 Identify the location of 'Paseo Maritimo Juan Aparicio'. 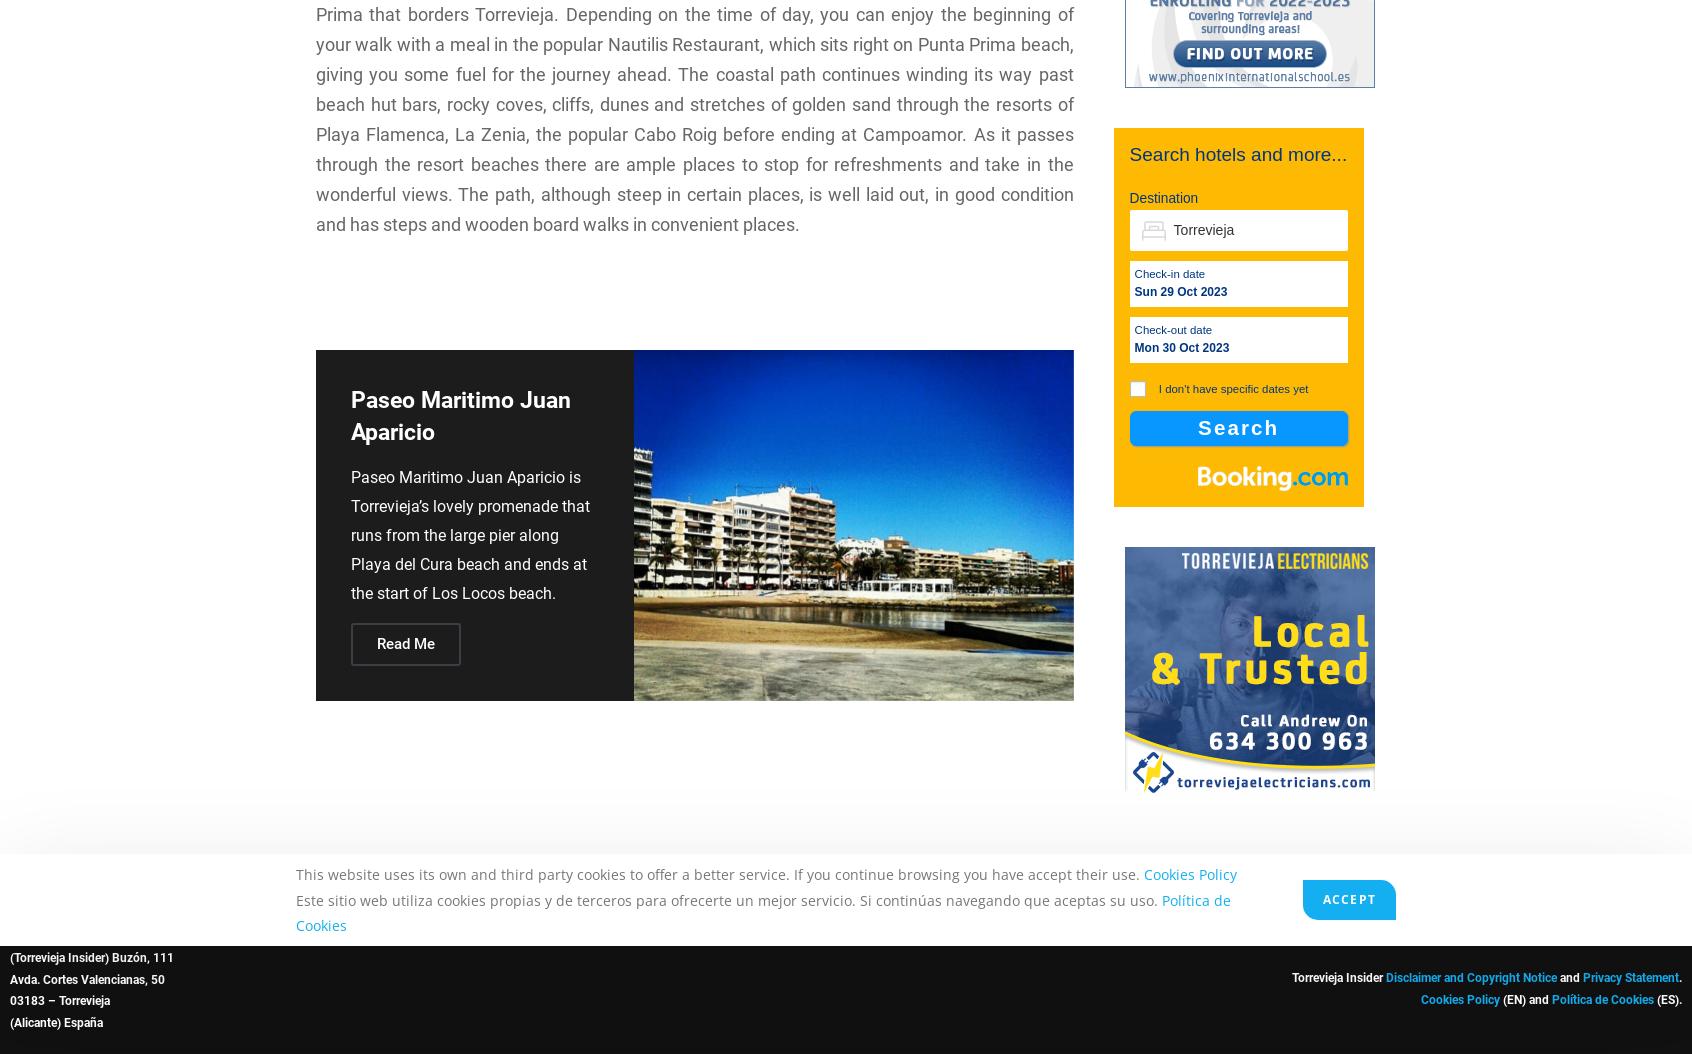
(460, 415).